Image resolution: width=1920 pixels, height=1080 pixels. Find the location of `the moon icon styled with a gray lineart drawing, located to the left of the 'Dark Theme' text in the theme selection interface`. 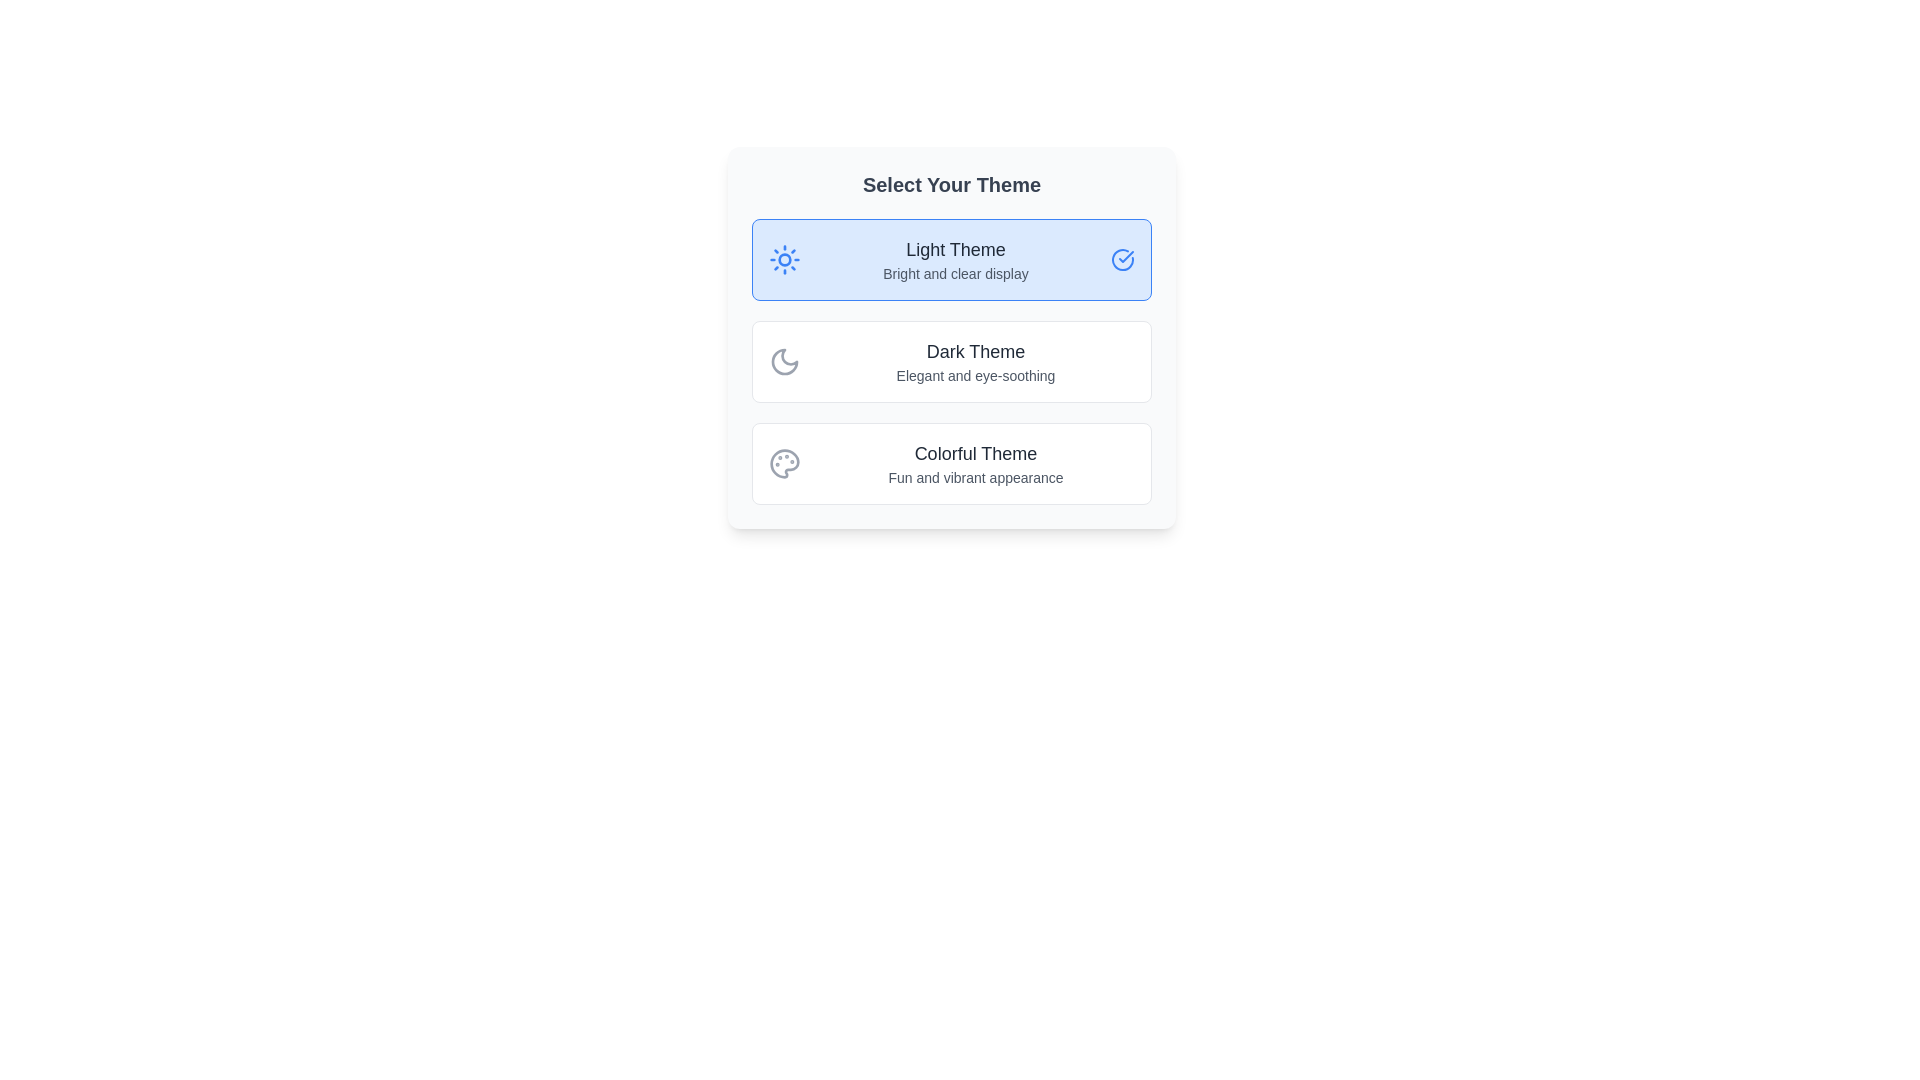

the moon icon styled with a gray lineart drawing, located to the left of the 'Dark Theme' text in the theme selection interface is located at coordinates (784, 362).